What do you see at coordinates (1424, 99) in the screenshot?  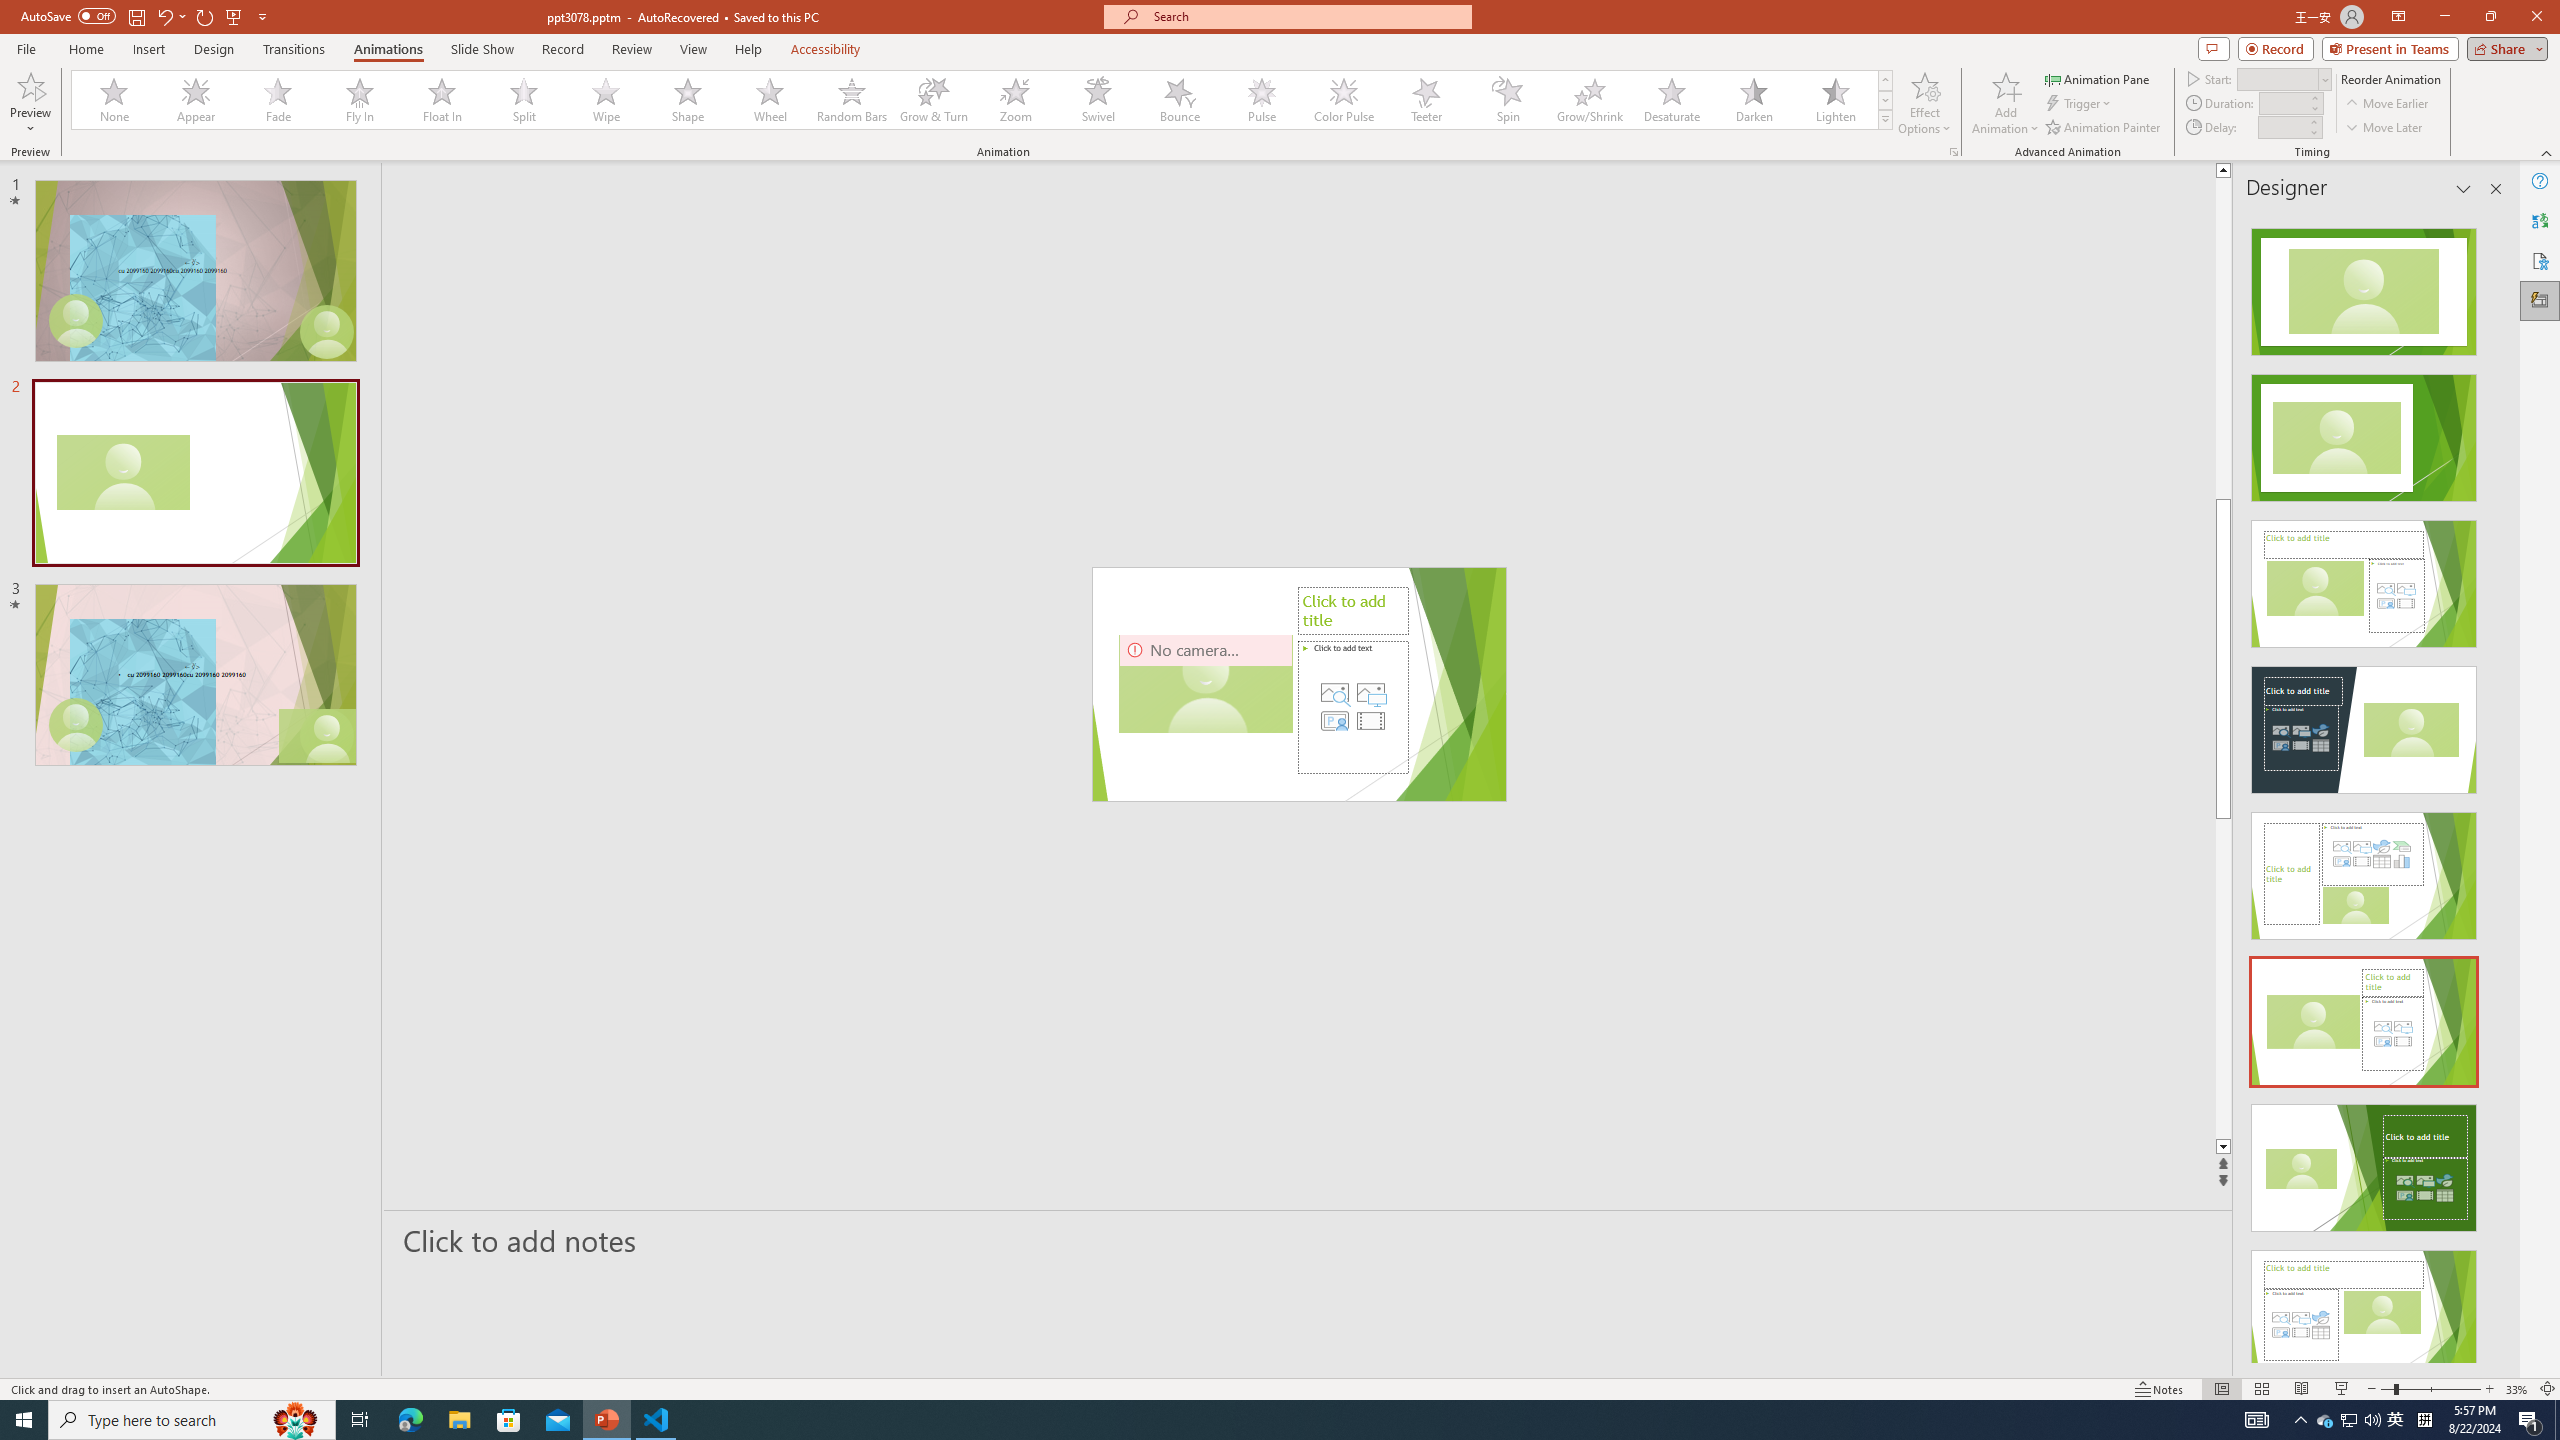 I see `'Teeter'` at bounding box center [1424, 99].